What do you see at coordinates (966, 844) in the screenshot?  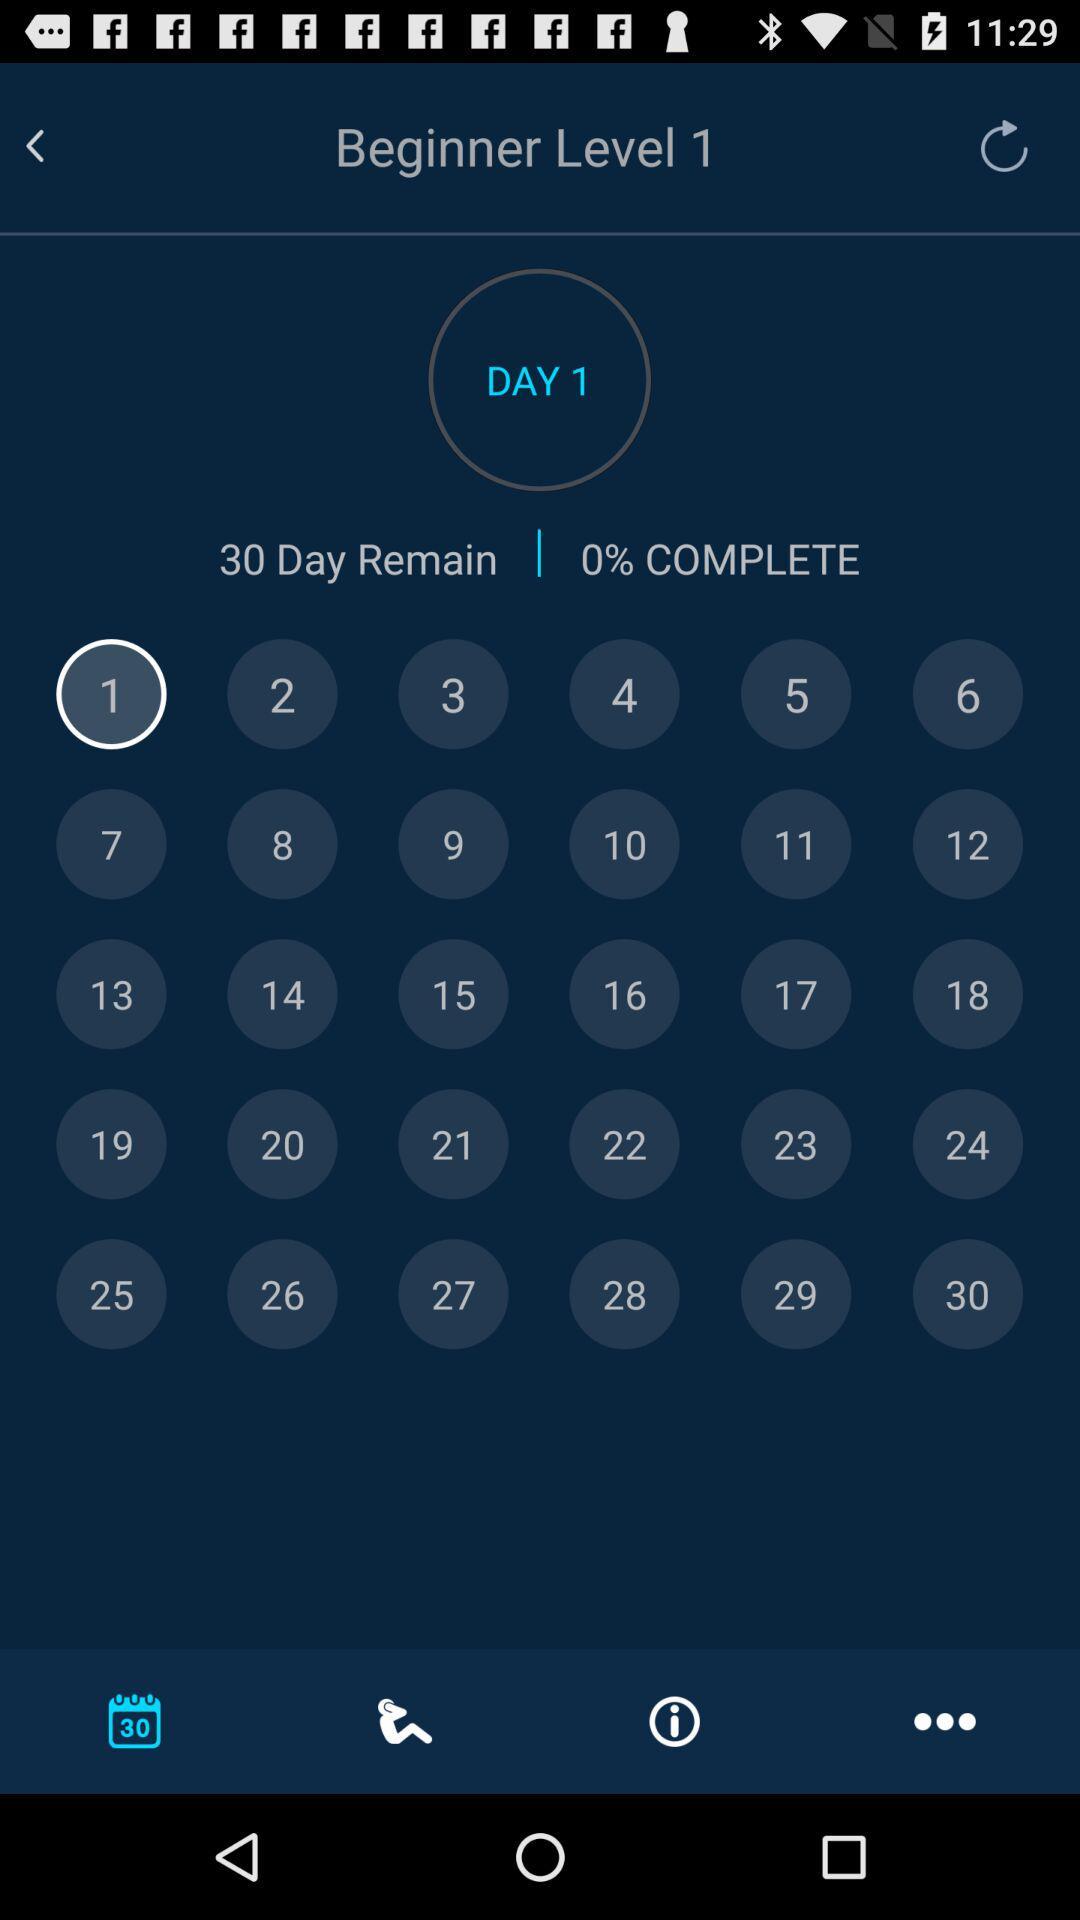 I see `date selection` at bounding box center [966, 844].